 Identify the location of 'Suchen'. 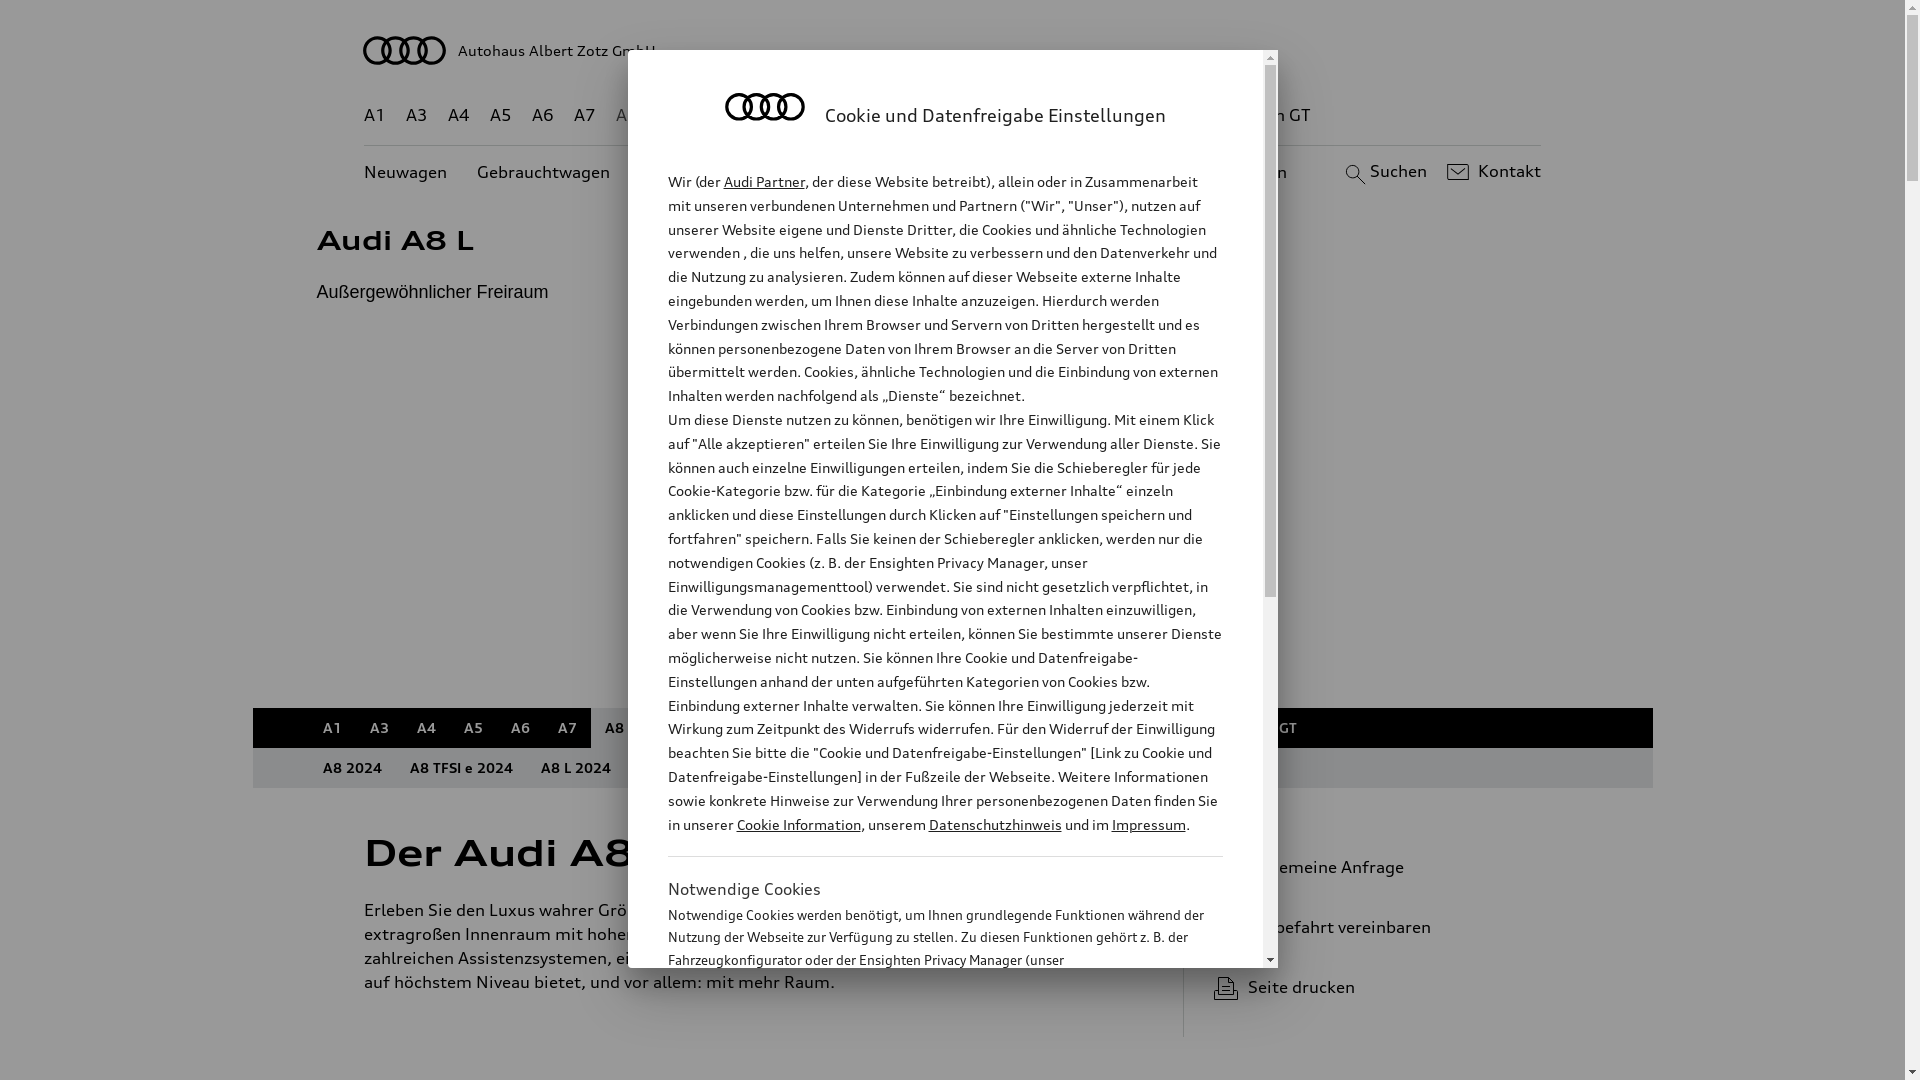
(1382, 171).